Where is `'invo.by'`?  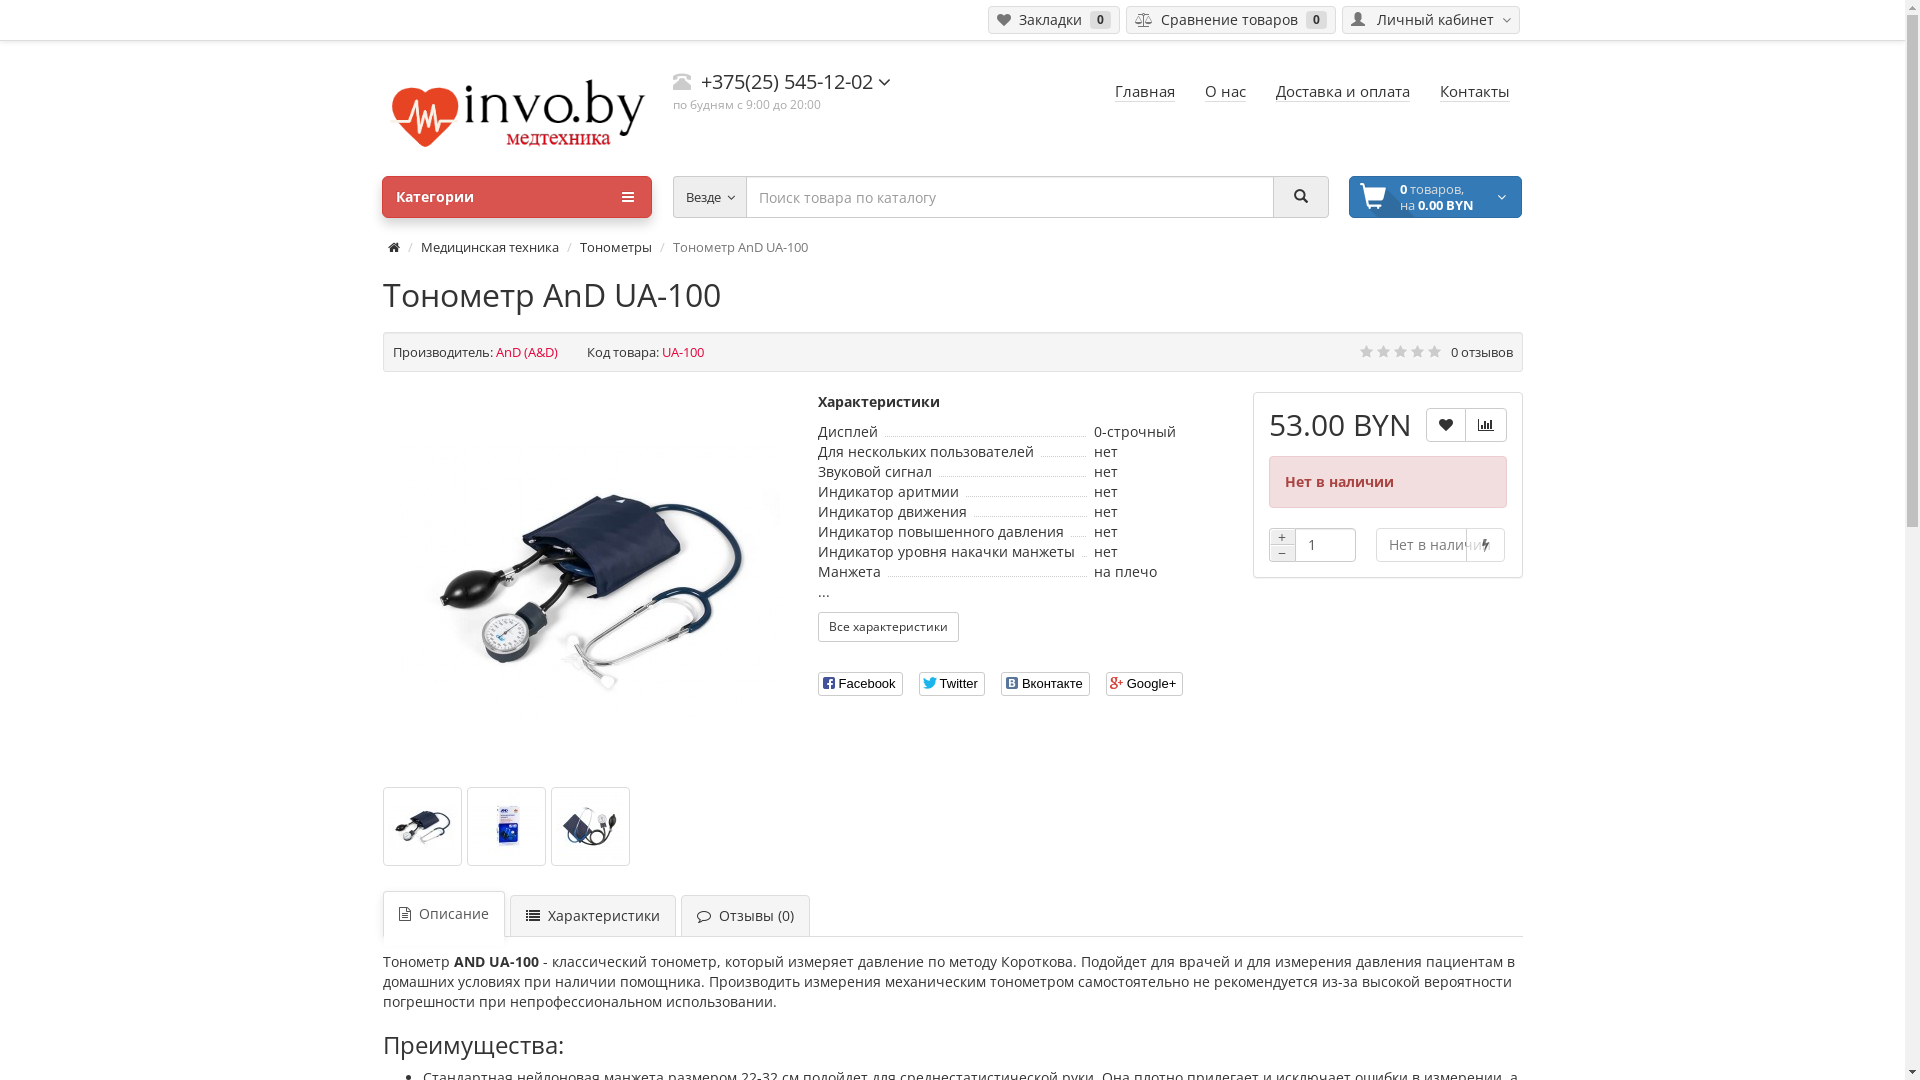
'invo.by' is located at coordinates (382, 108).